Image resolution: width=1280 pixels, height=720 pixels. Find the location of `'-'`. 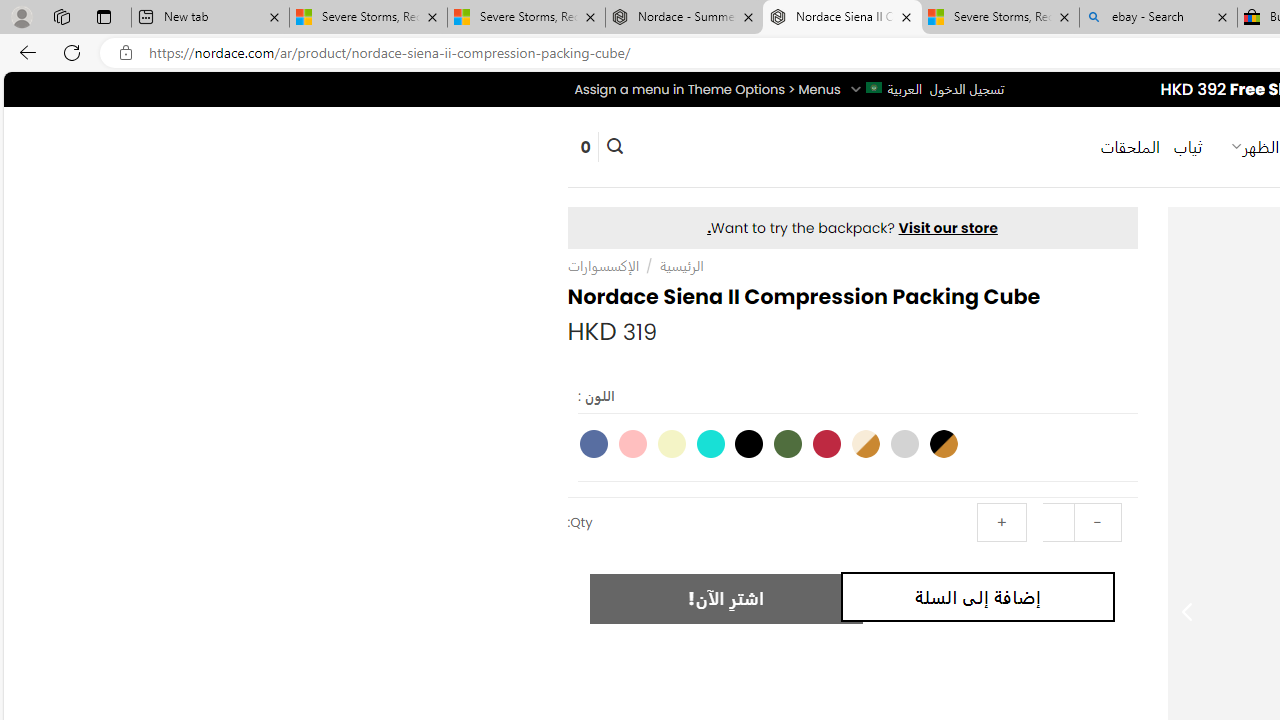

'-' is located at coordinates (1096, 521).